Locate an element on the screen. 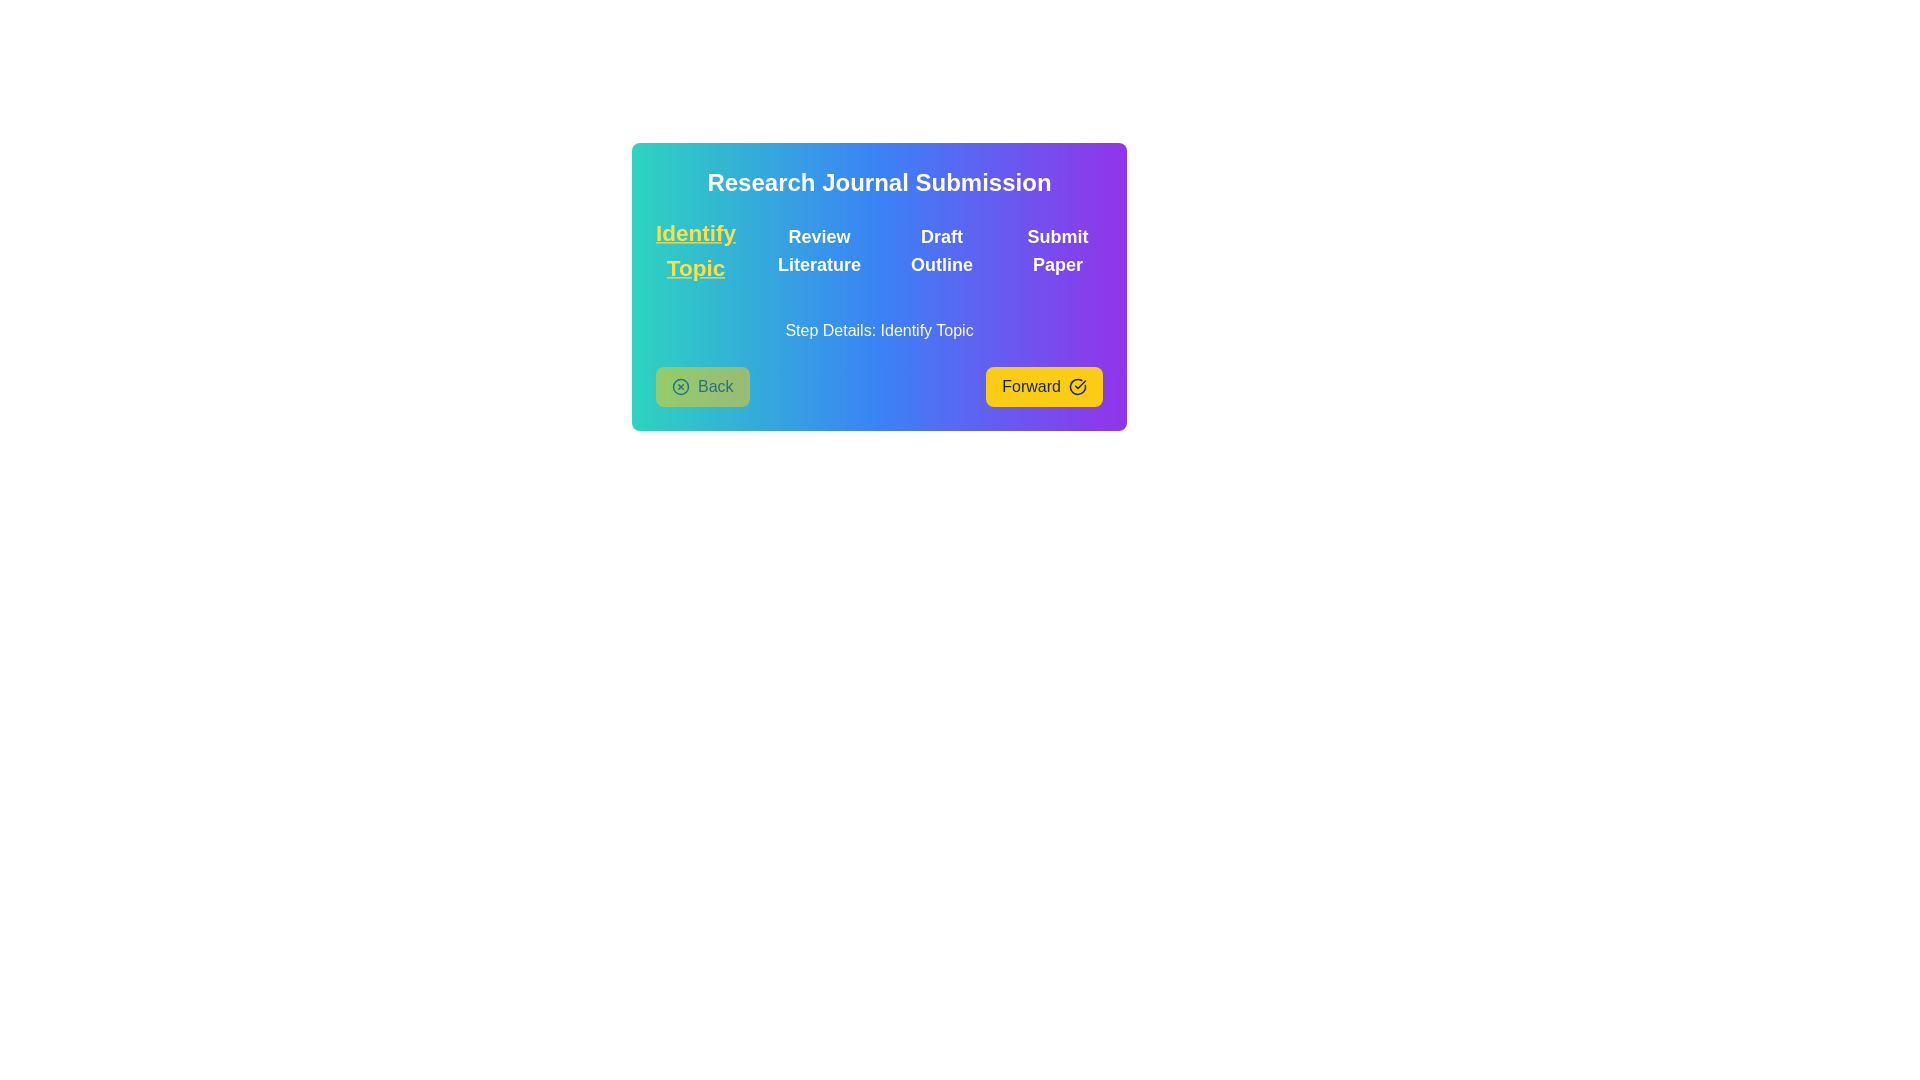  the navigation button to move to the Forward step is located at coordinates (1043, 386).